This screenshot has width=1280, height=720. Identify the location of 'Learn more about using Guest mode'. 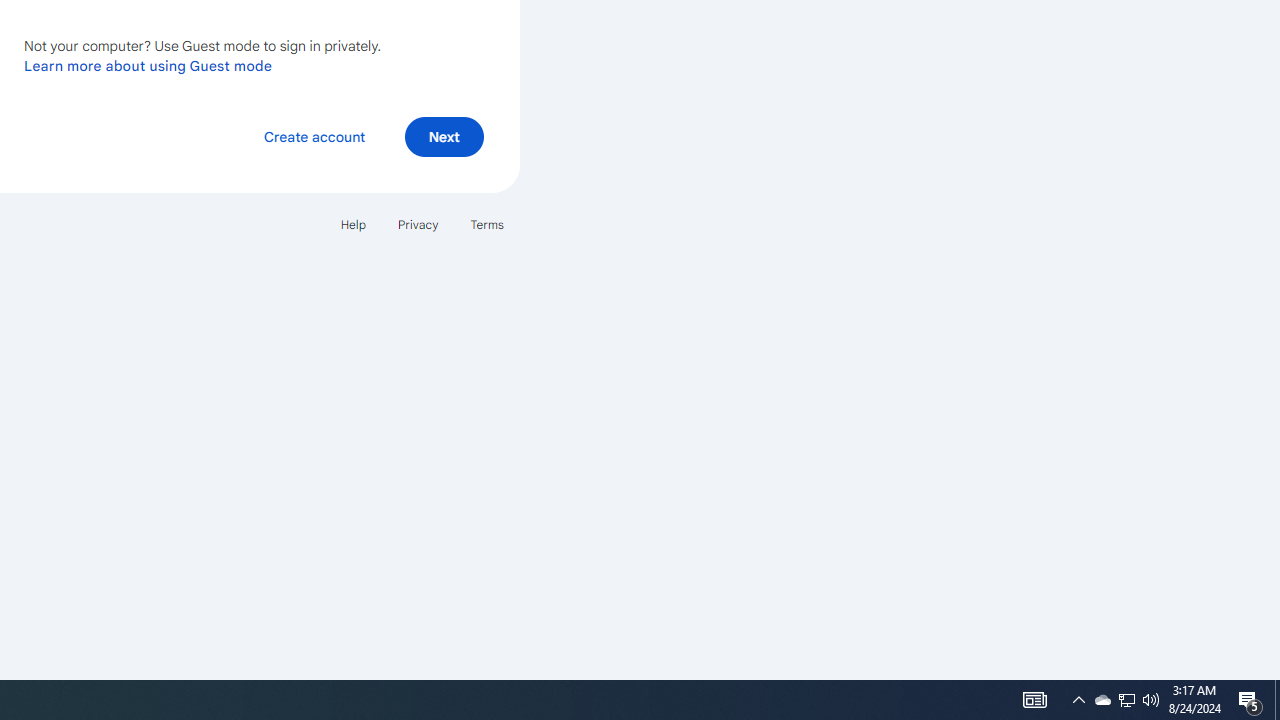
(147, 64).